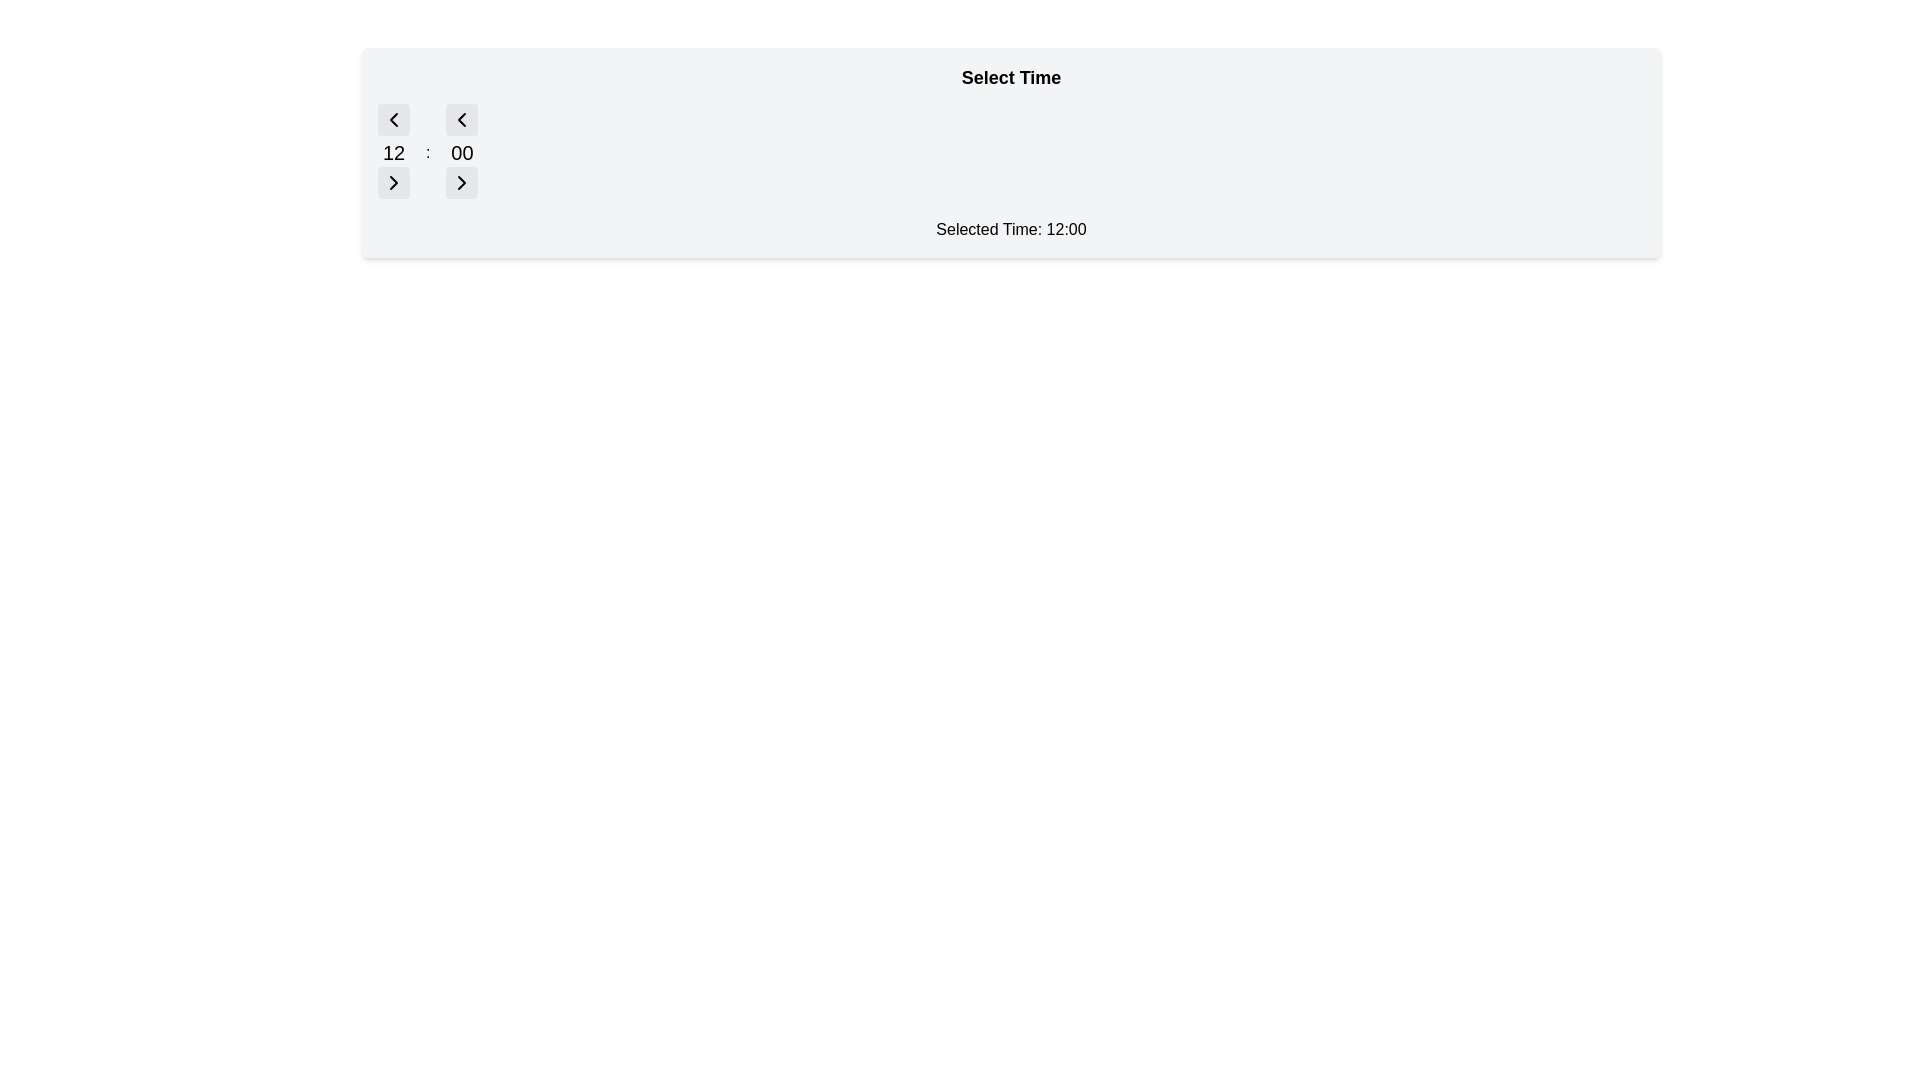  Describe the element at coordinates (461, 119) in the screenshot. I see `the small rectangular button with a left-pointing chevron icon, positioned above the '00' text and to the right of the colon symbol in the time interface, for keyboard interaction` at that location.